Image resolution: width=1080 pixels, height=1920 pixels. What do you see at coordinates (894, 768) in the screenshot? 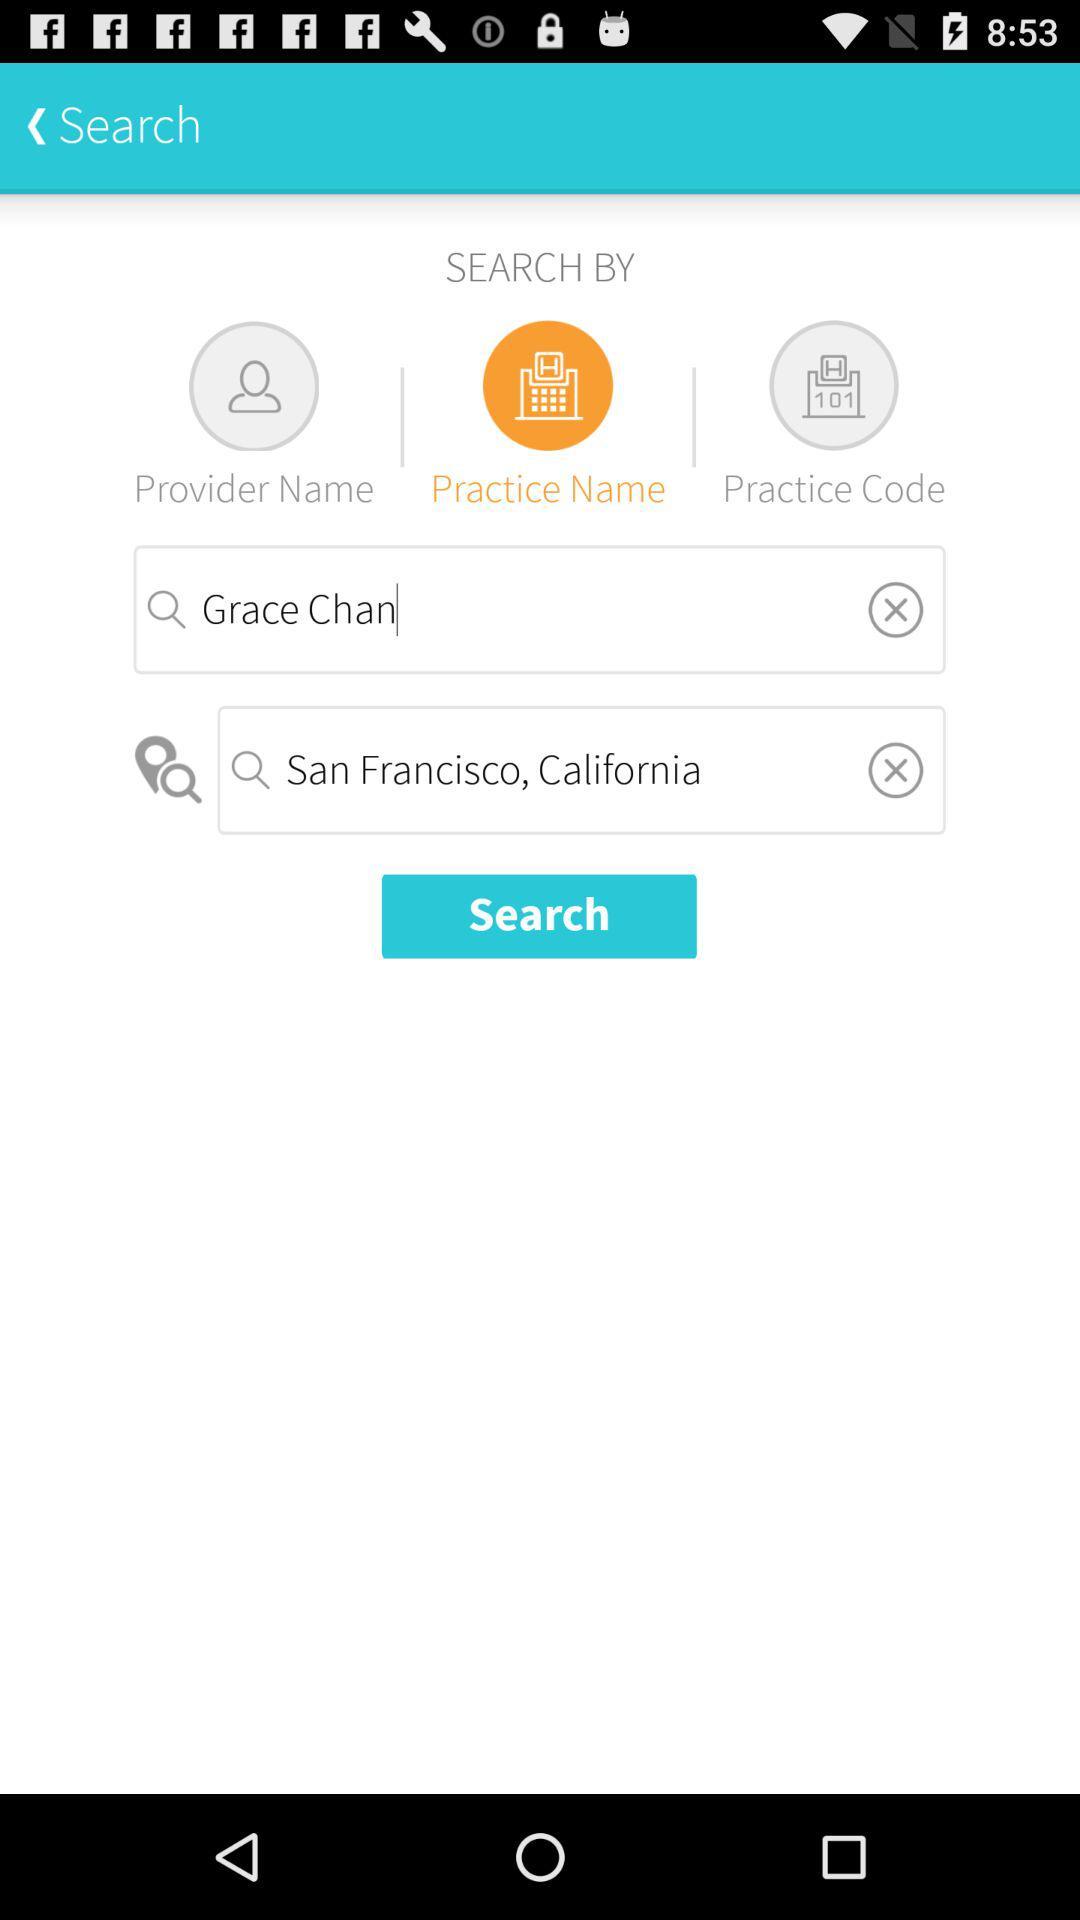
I see `text box` at bounding box center [894, 768].